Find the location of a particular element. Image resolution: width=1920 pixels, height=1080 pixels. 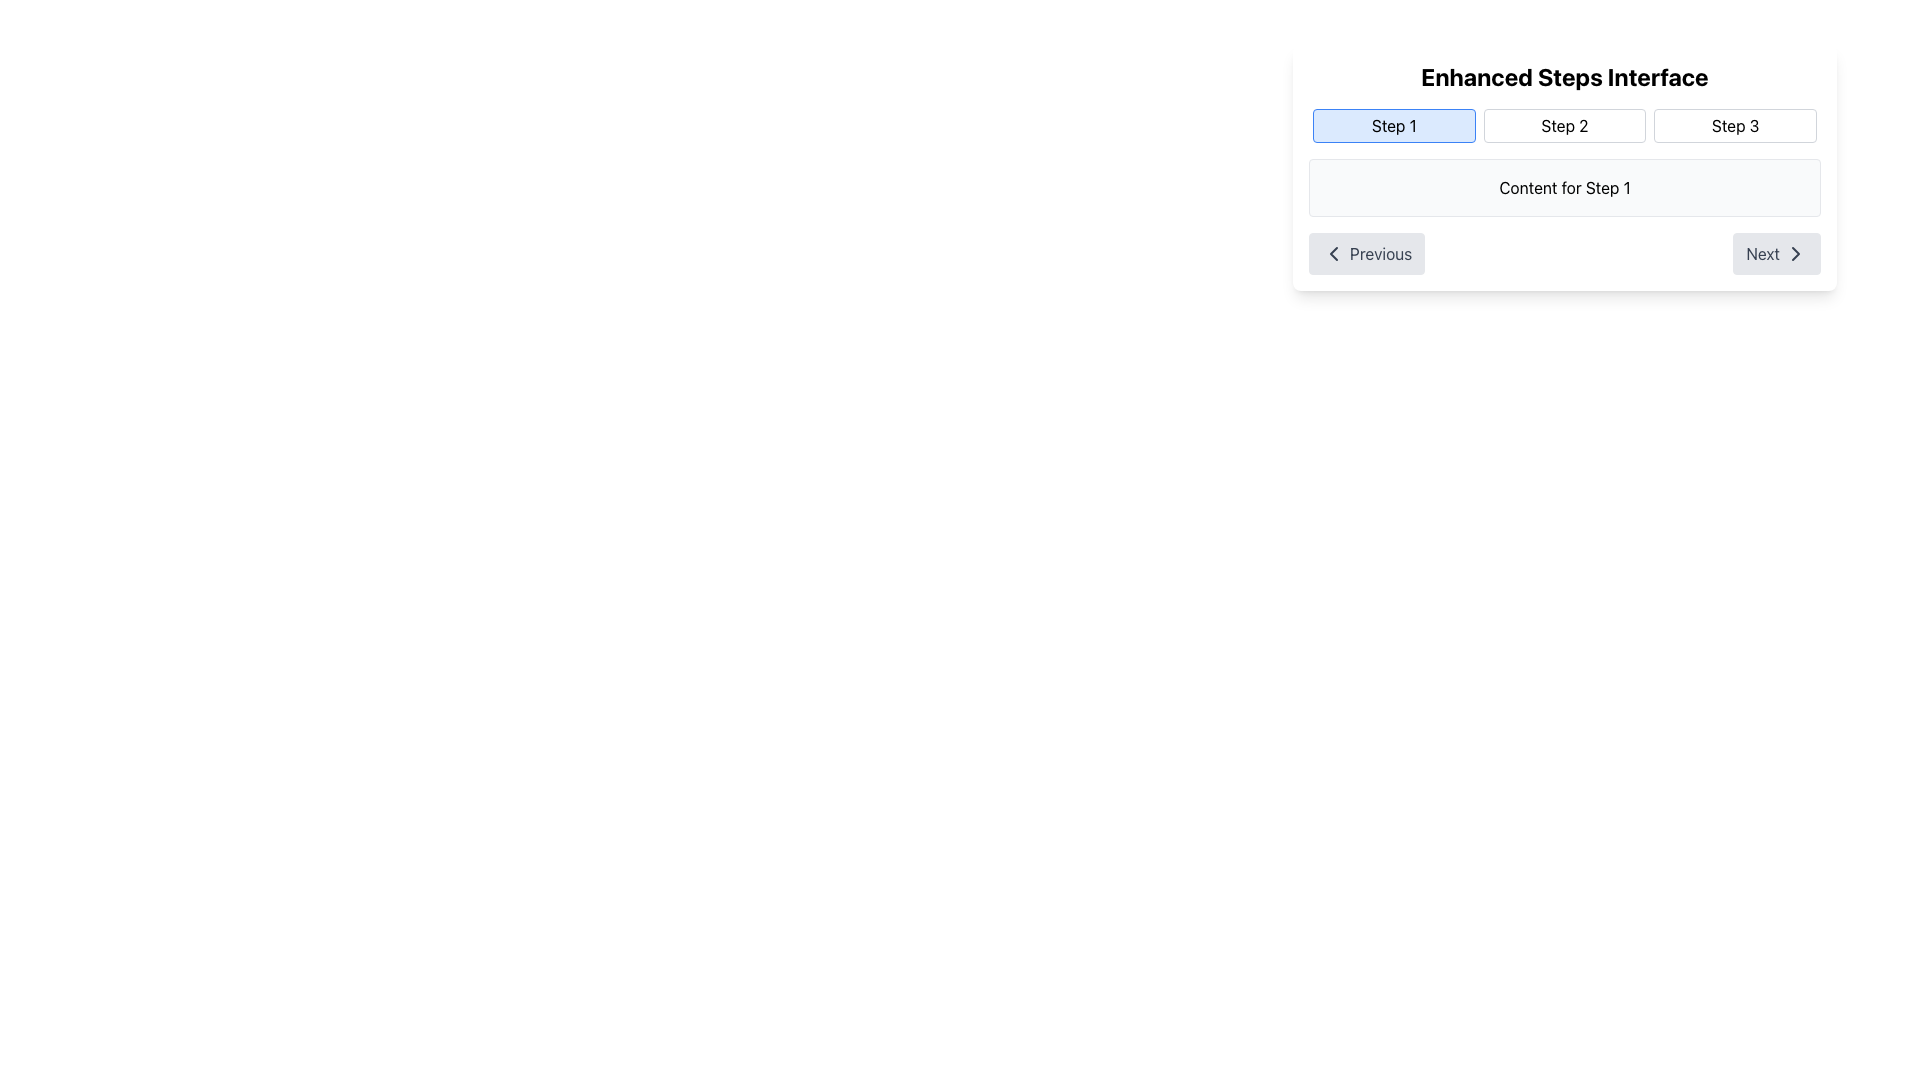

the 'Previous' button that contains the left-pointing chevron icon is located at coordinates (1334, 253).